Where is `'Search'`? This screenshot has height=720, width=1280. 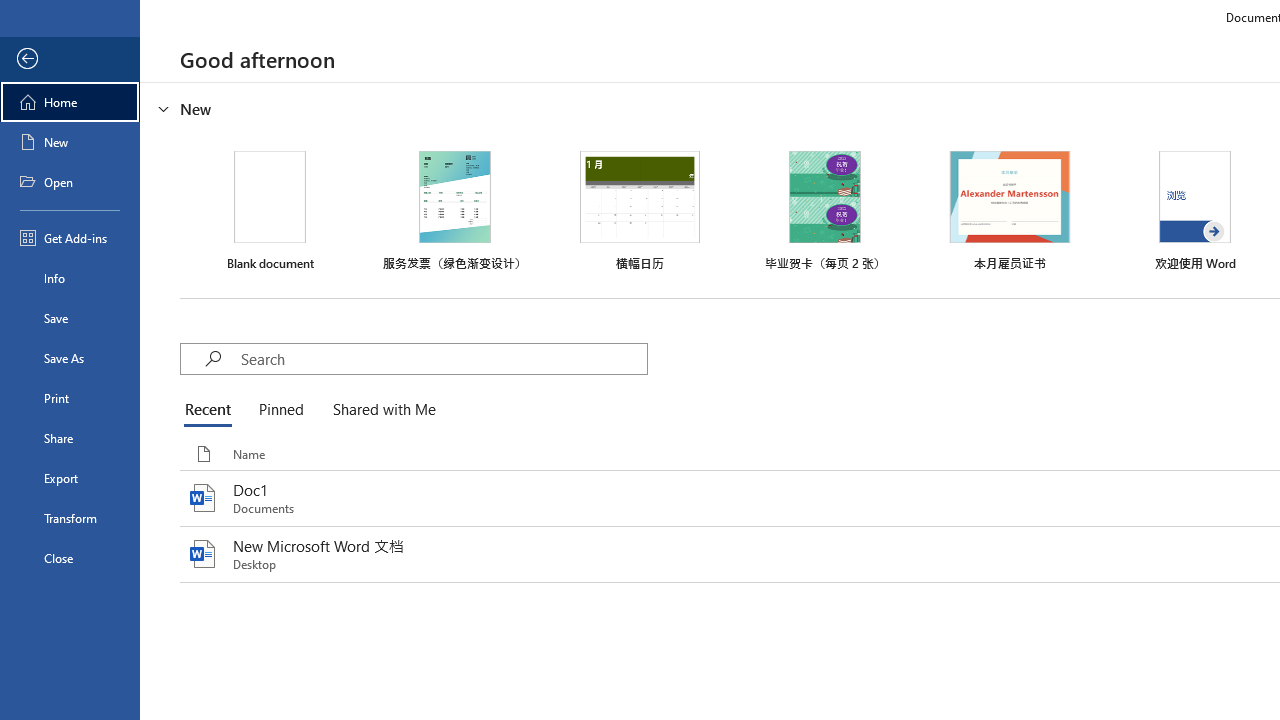
'Search' is located at coordinates (442, 357).